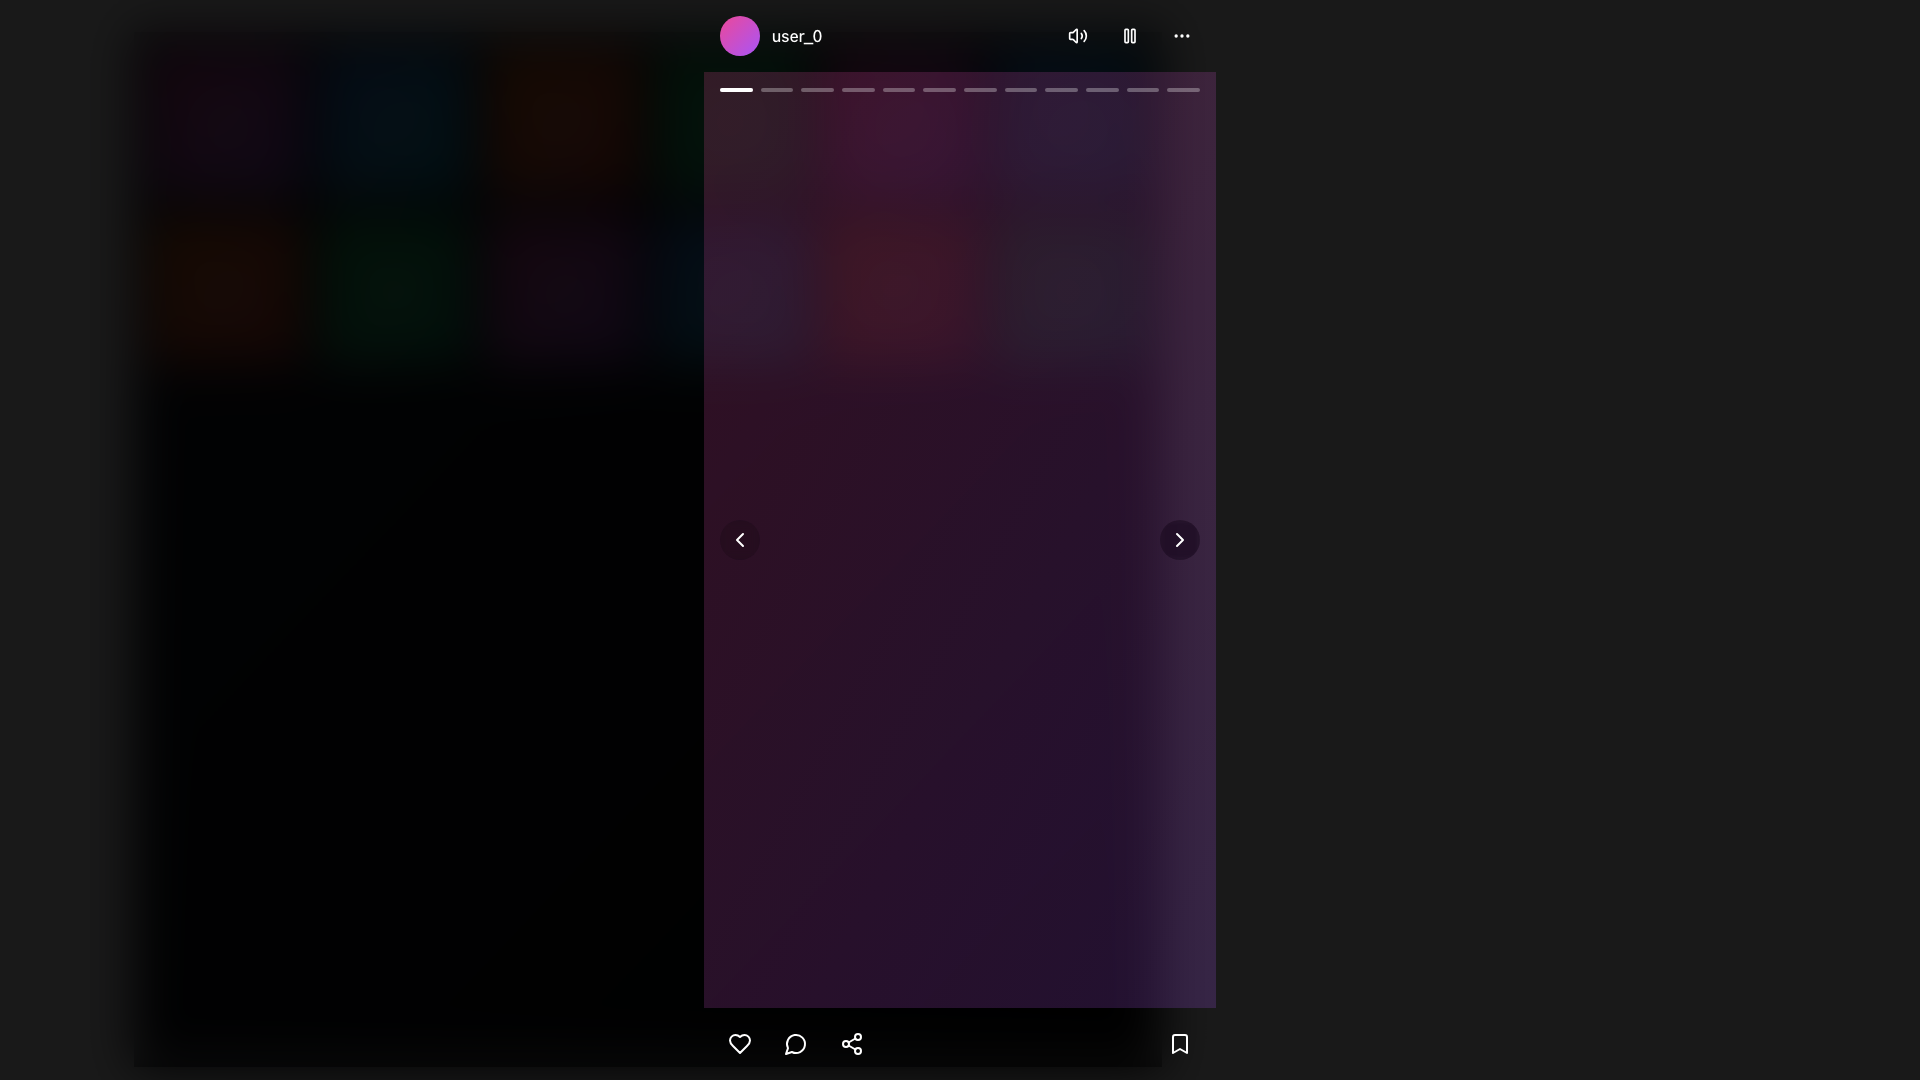  I want to click on the network node icon button with a black background, so click(851, 1043).